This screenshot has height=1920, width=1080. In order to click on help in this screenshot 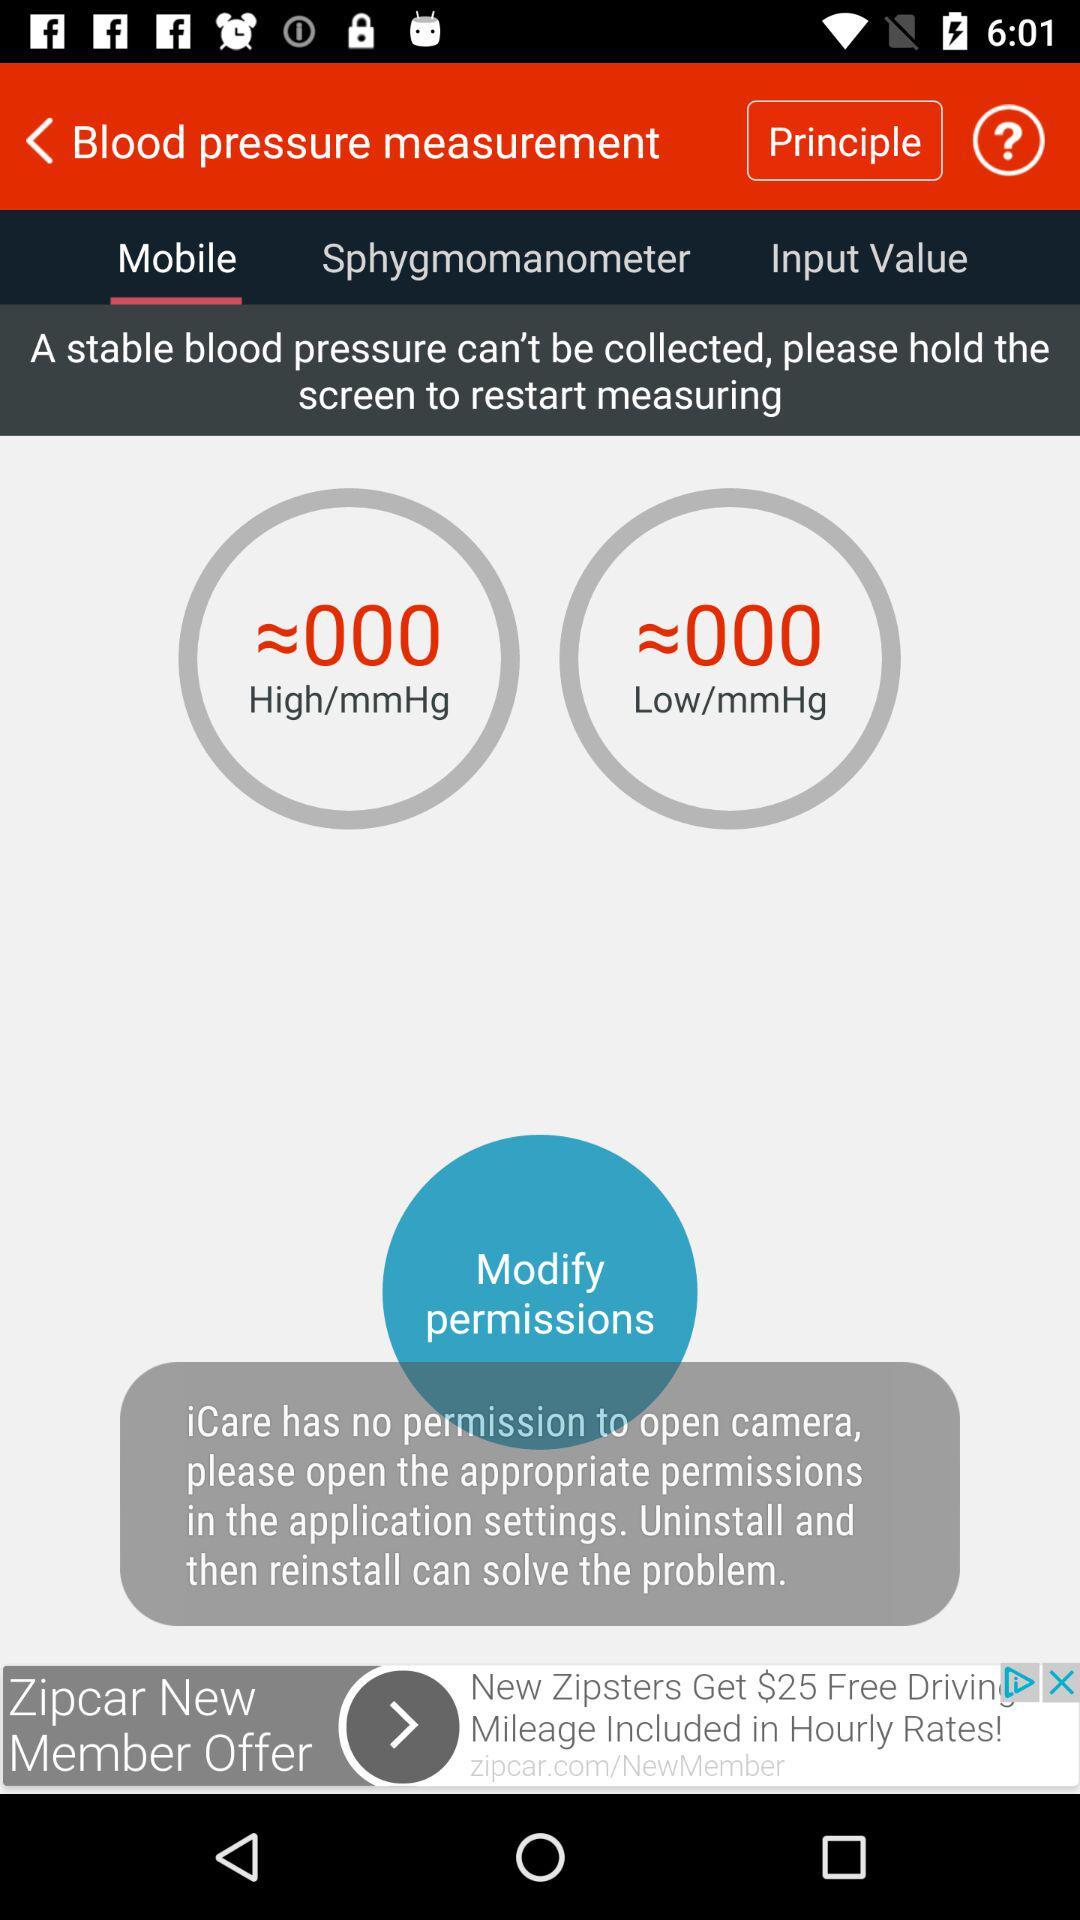, I will do `click(1008, 139)`.